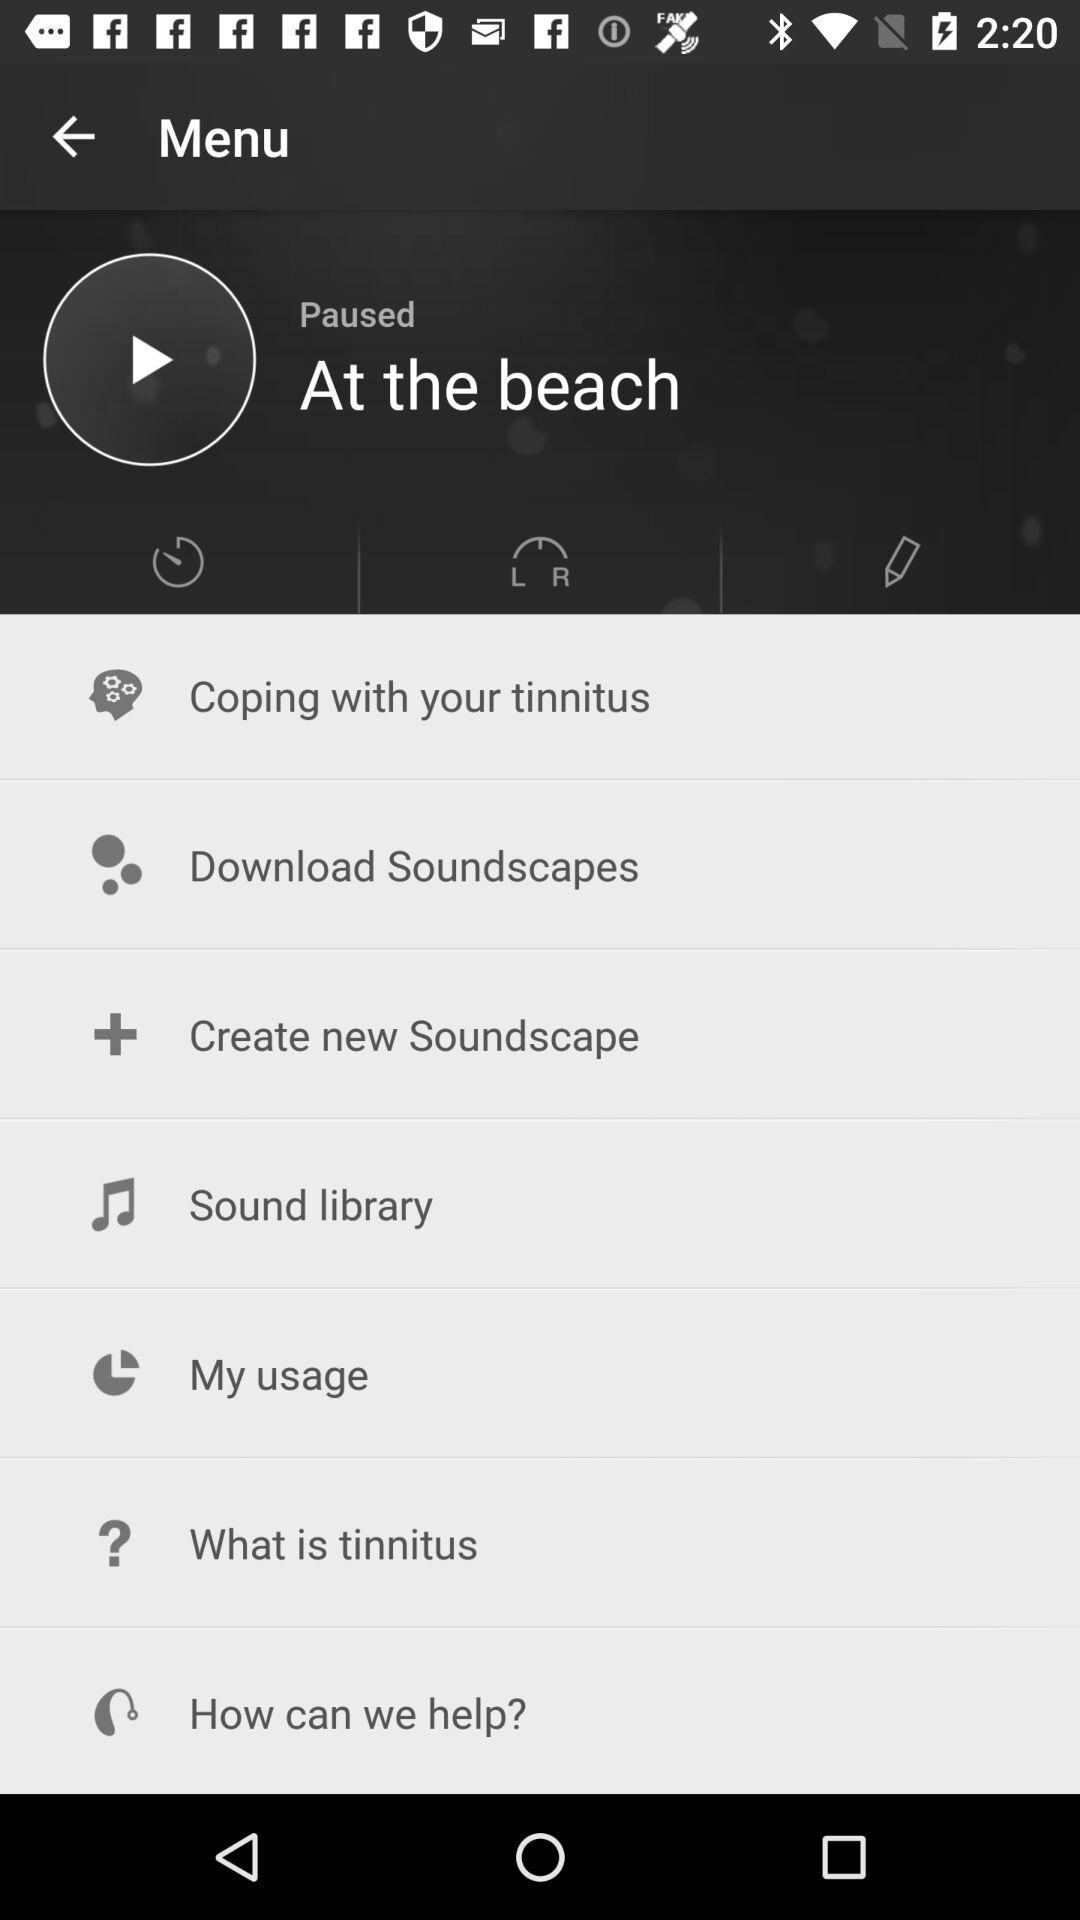 The width and height of the screenshot is (1080, 1920). Describe the element at coordinates (72, 135) in the screenshot. I see `the icon to the left of the menu icon` at that location.